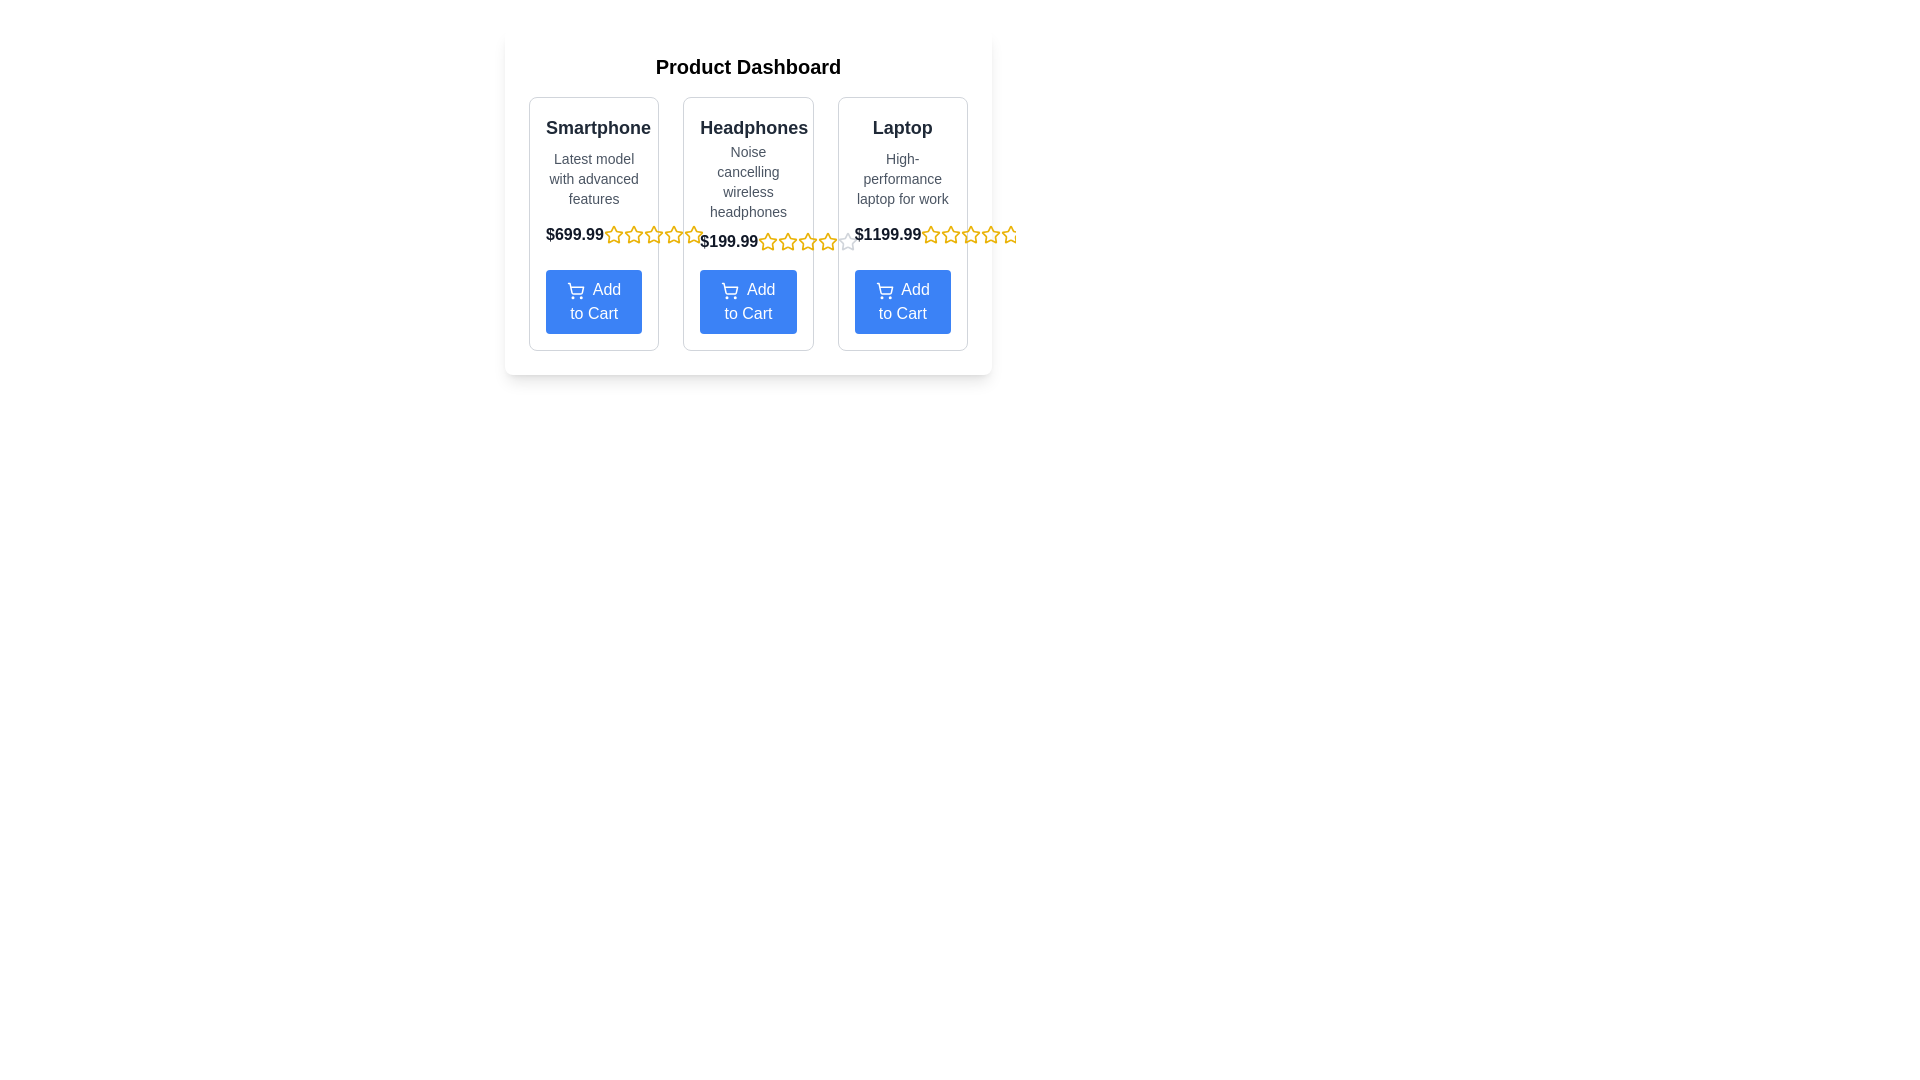  I want to click on the fourth star in the rating component for the product labeled 'Headphones', located beneath the '$199.99' price label, so click(808, 240).